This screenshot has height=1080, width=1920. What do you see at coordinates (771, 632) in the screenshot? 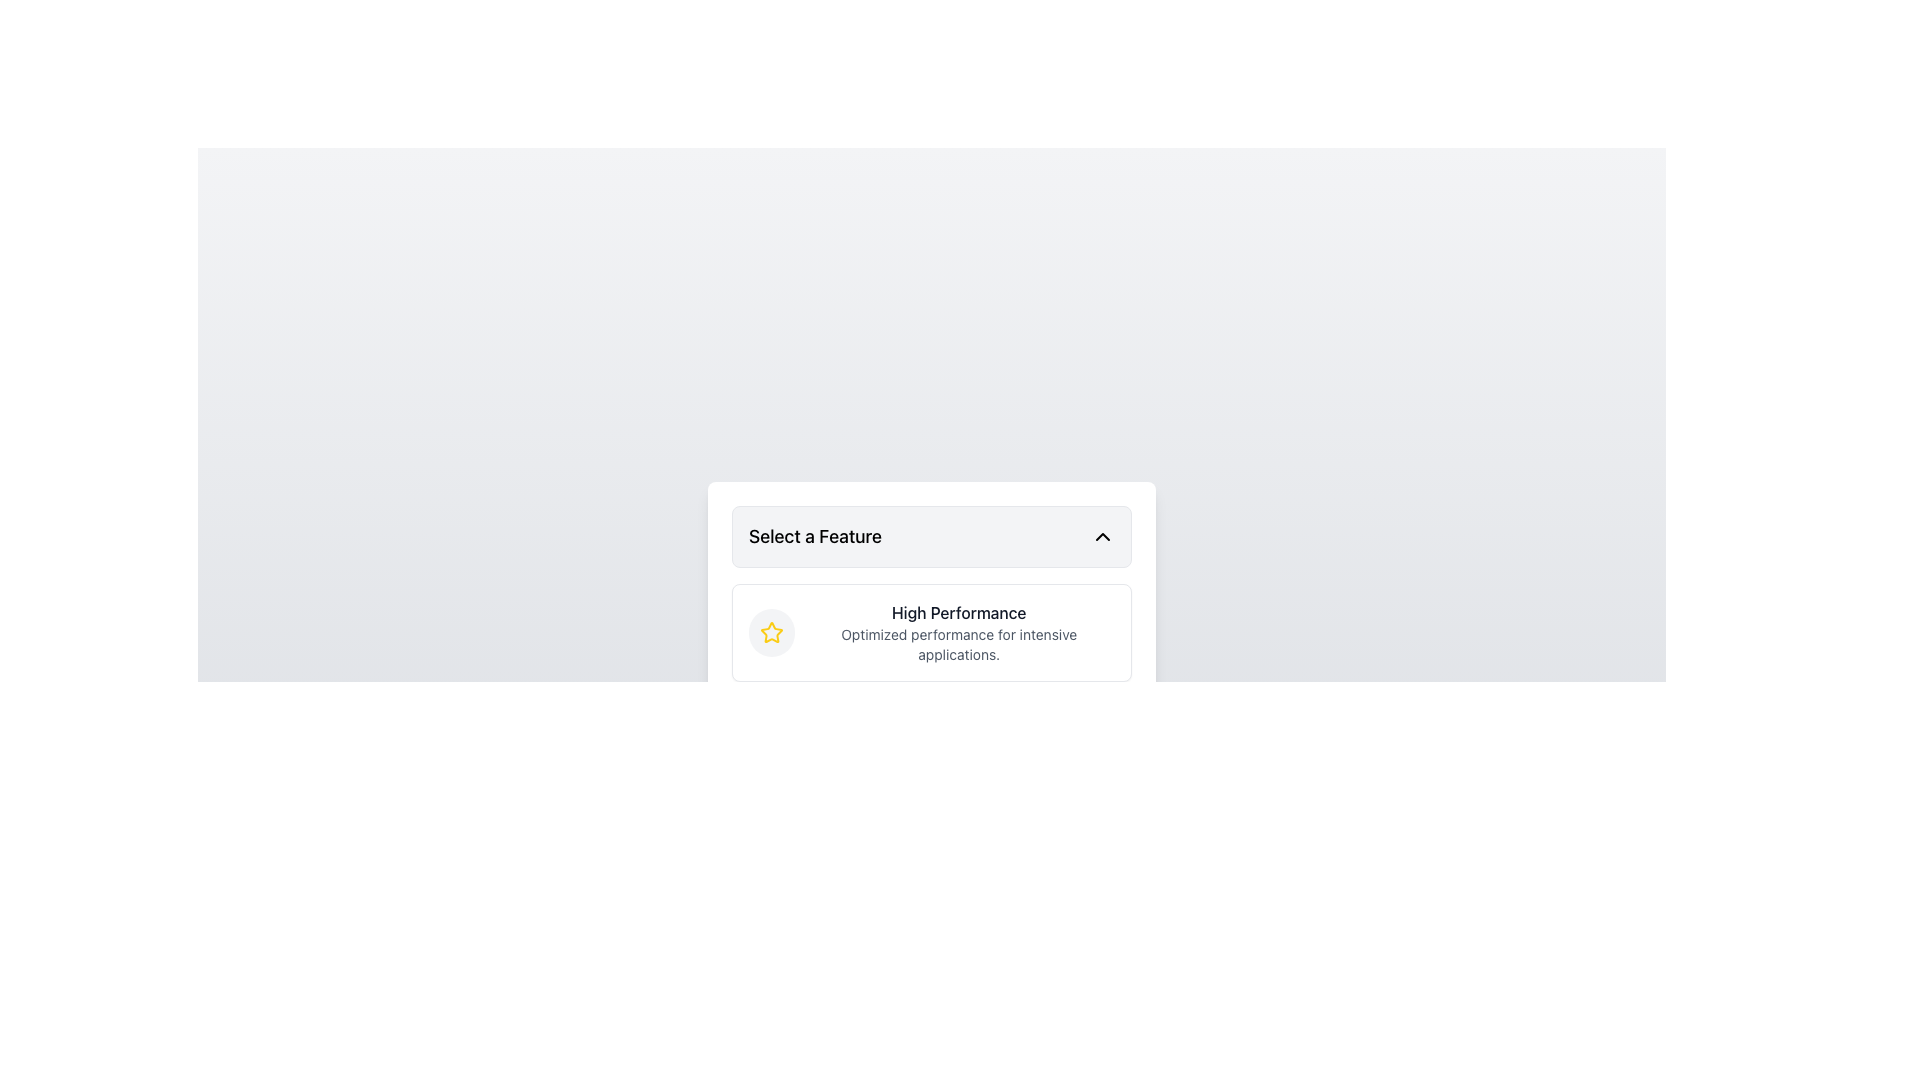
I see `the star icon with a yellow stroke and transparent fill, which is centered within a rounded gray background, located above the text 'High Performance'` at bounding box center [771, 632].